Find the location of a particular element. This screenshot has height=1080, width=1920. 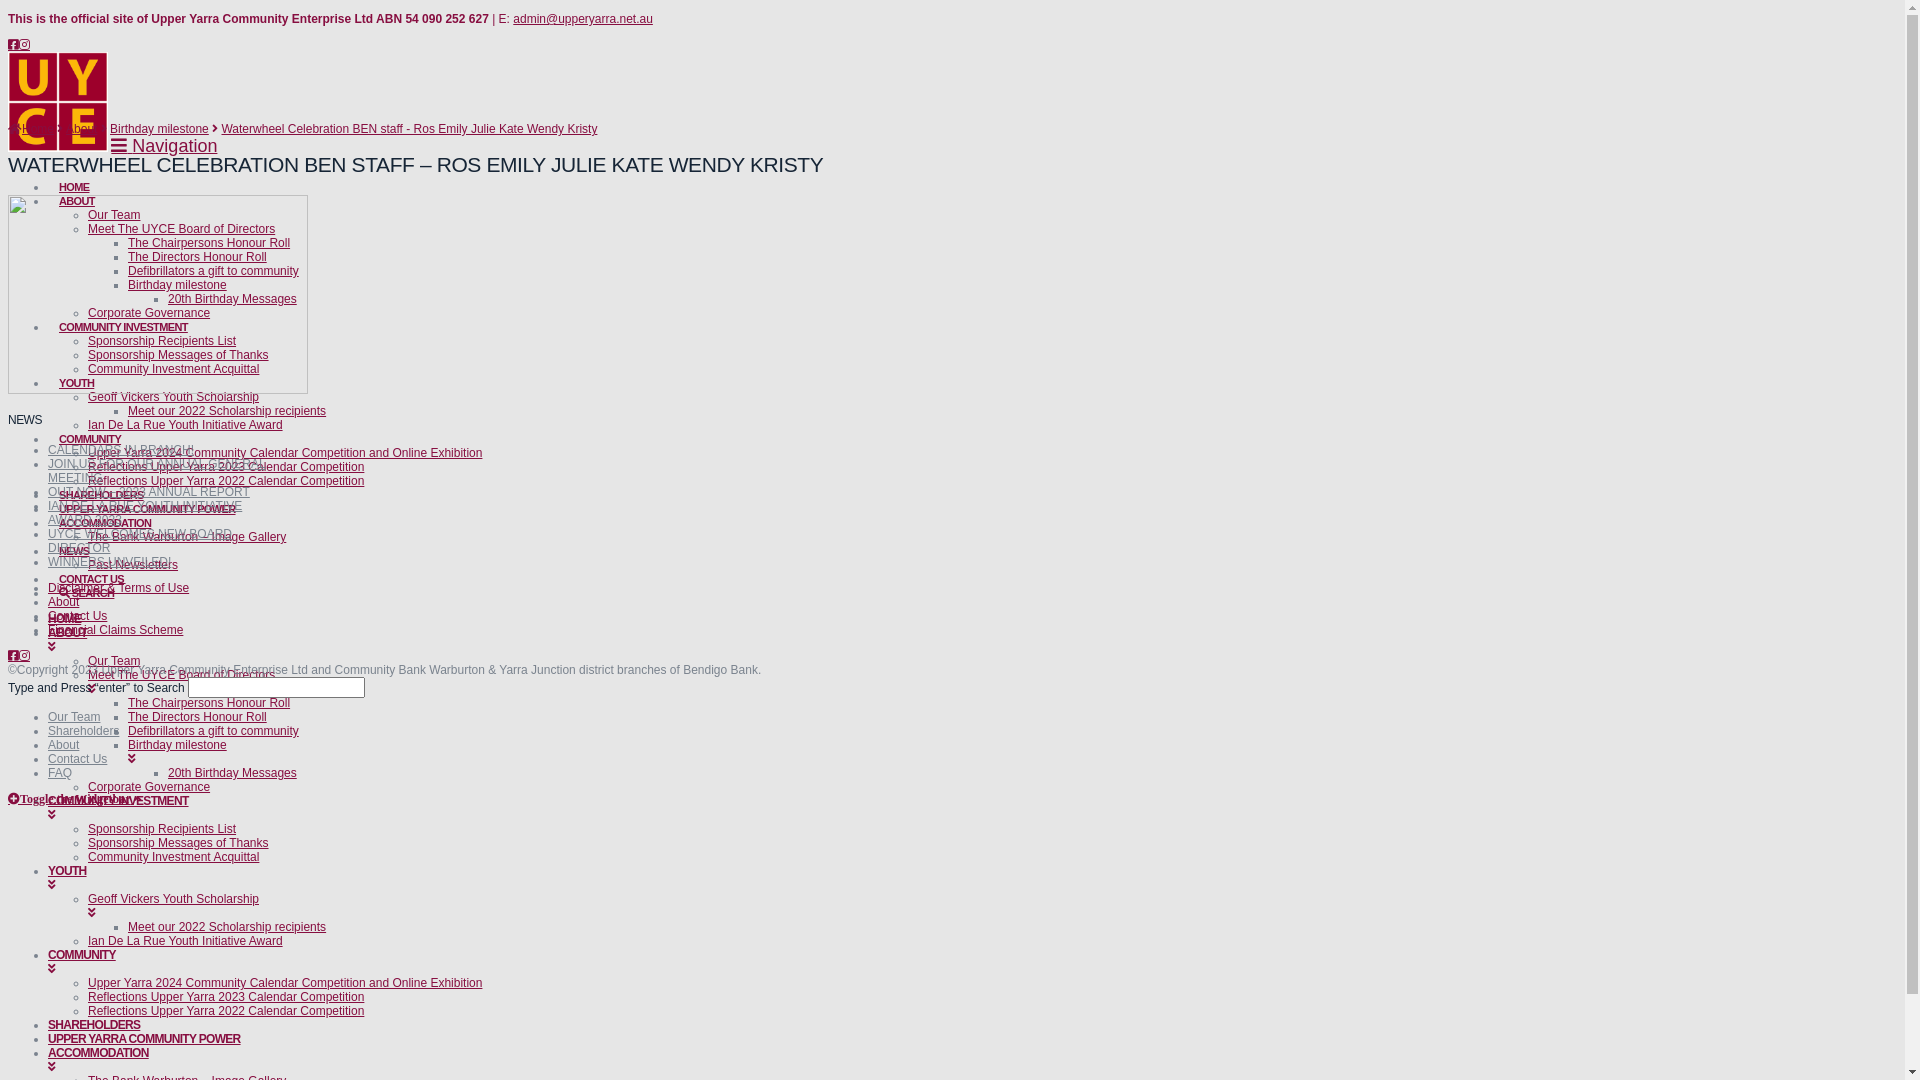

'FAQ' is located at coordinates (59, 771).